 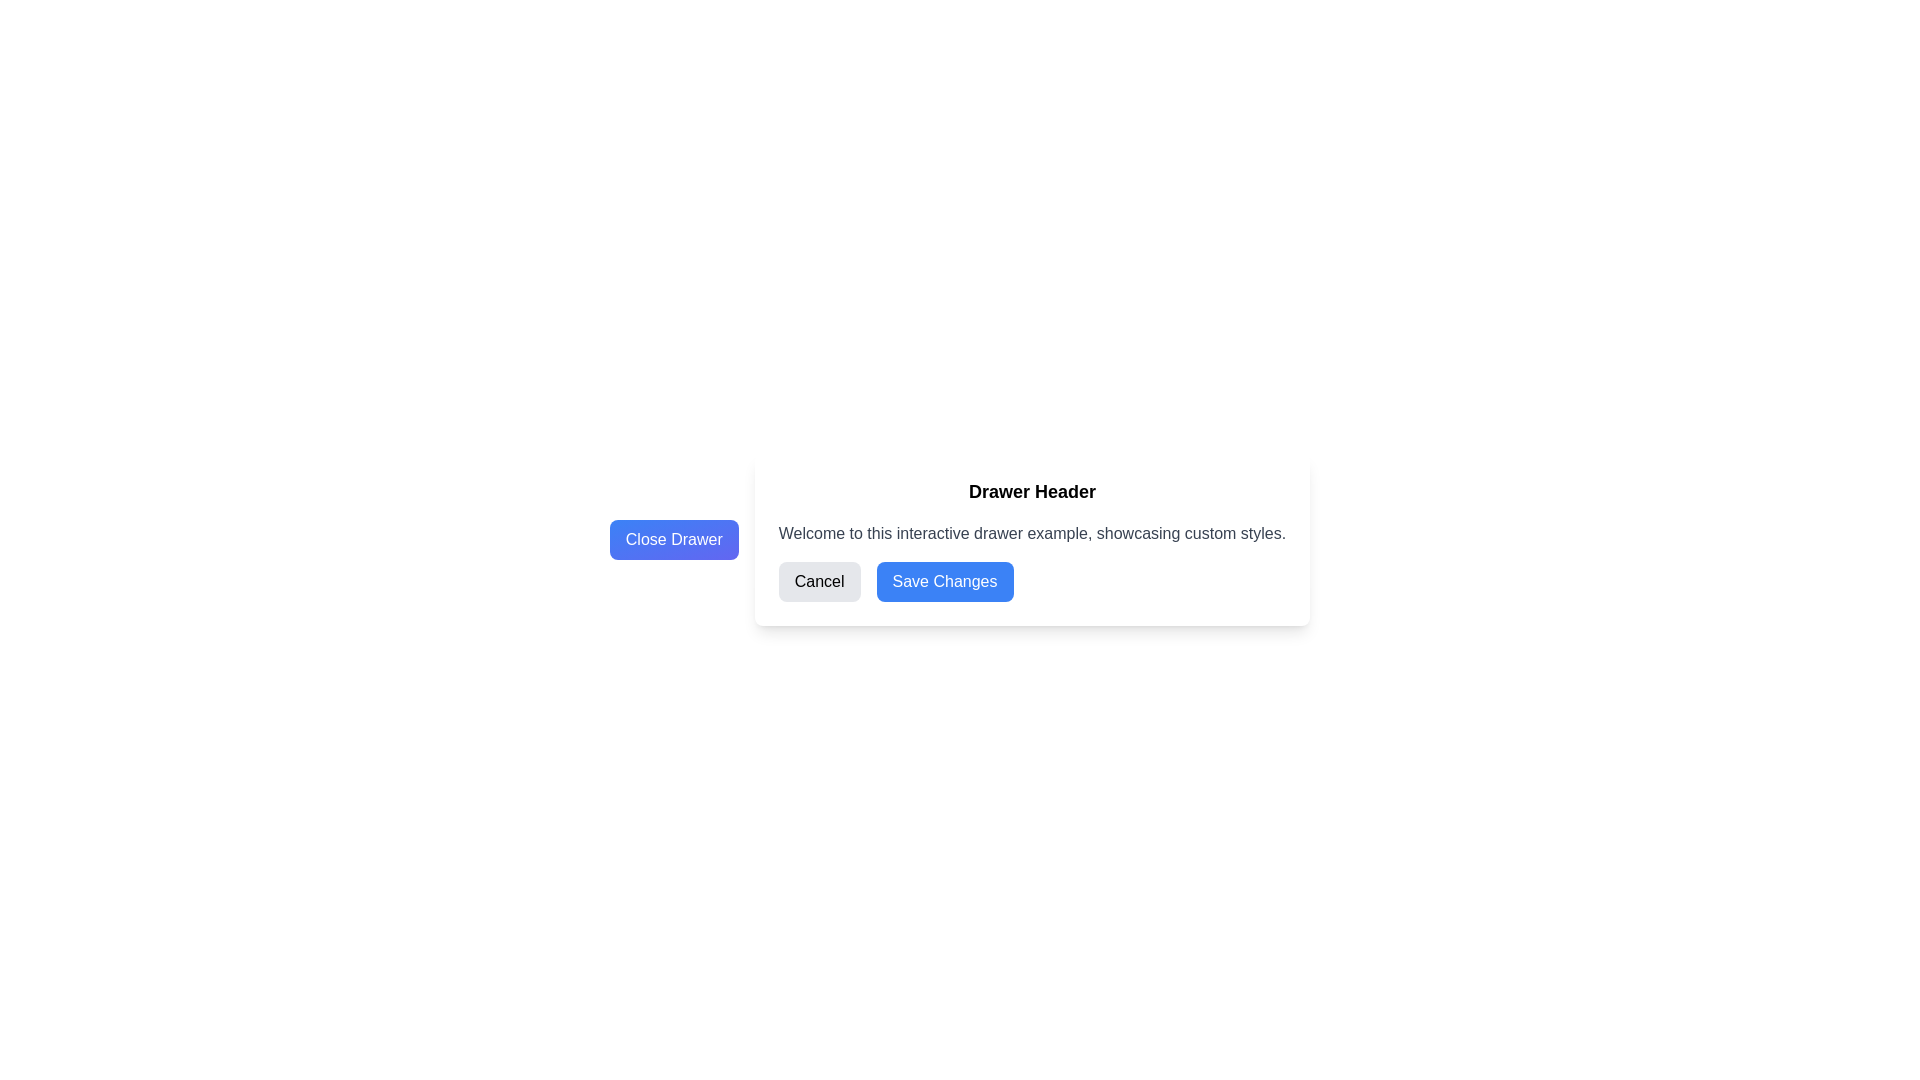 I want to click on the 'Save Changes' button, which is a rectangular button with rounded corners, blue background, and white text, located at the bottom of the card near the right-hand side, so click(x=944, y=582).